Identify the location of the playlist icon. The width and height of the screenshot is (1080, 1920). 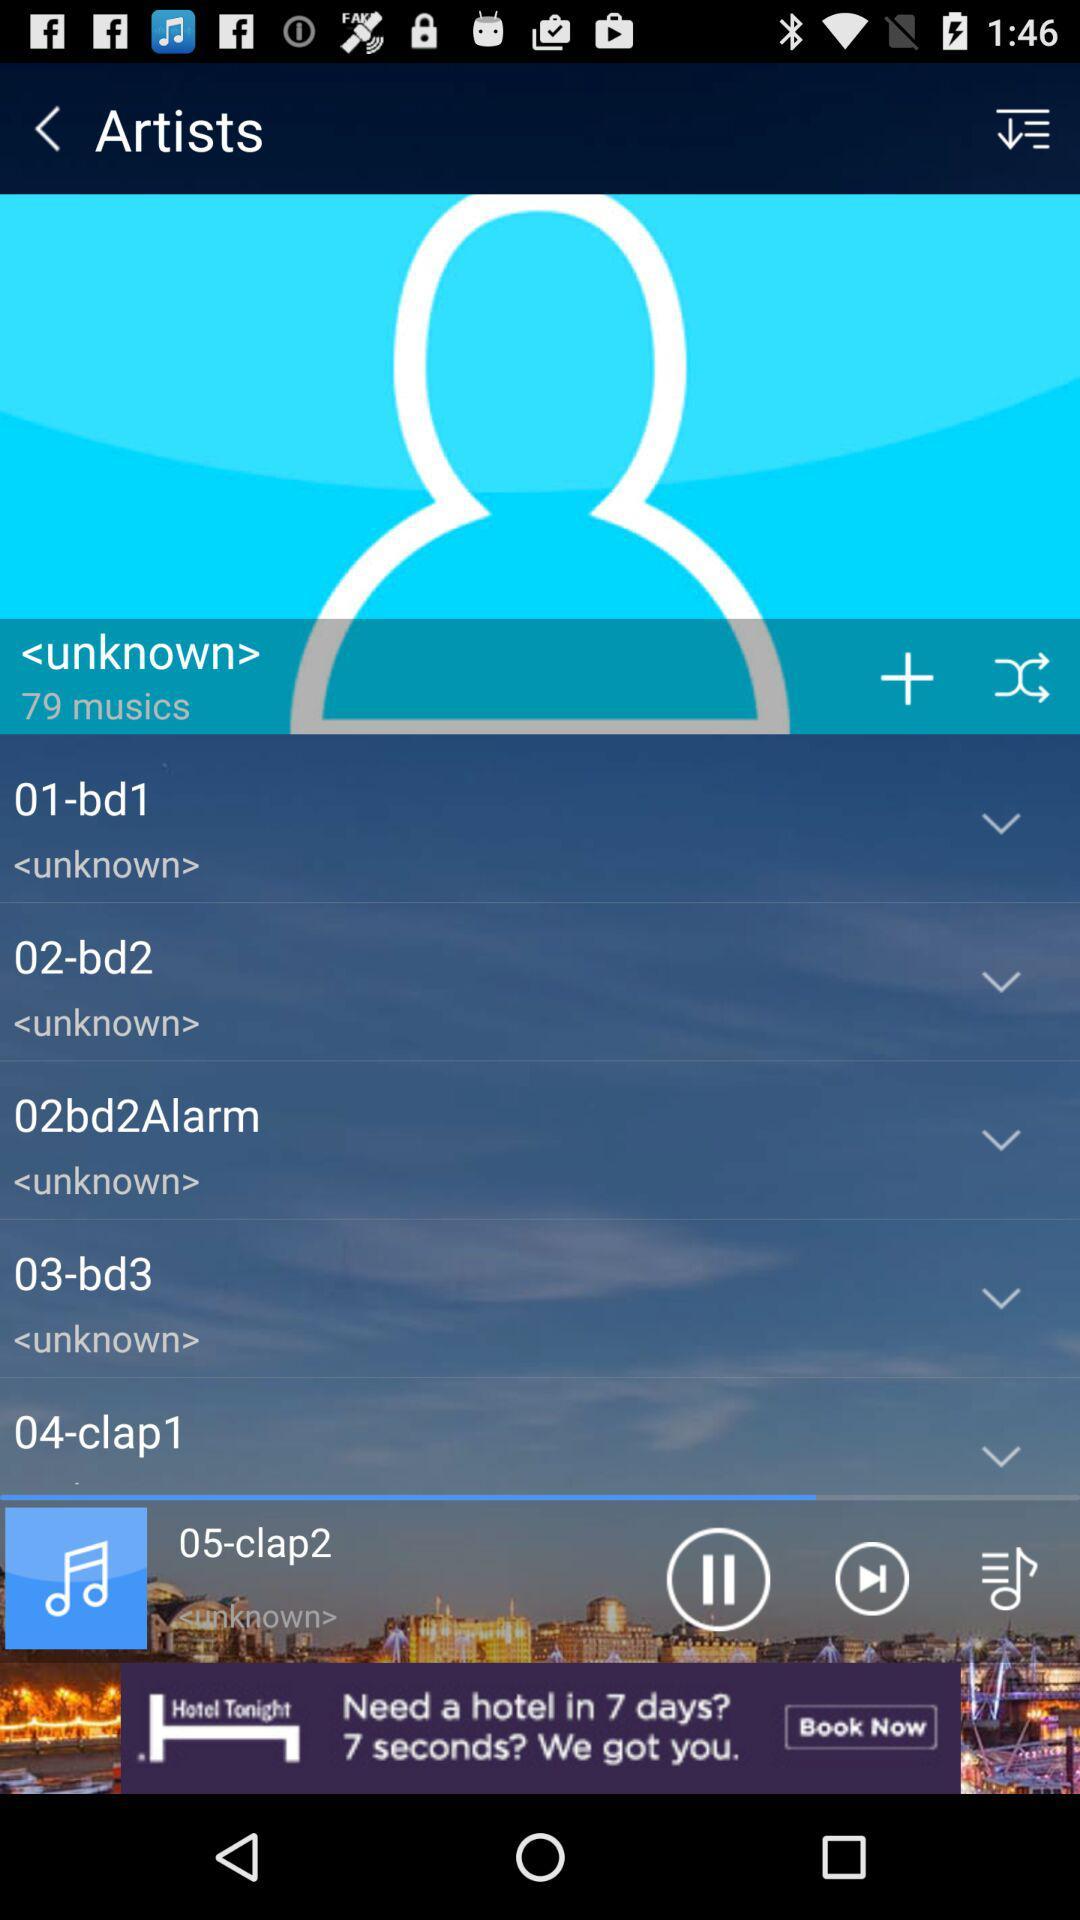
(1010, 1688).